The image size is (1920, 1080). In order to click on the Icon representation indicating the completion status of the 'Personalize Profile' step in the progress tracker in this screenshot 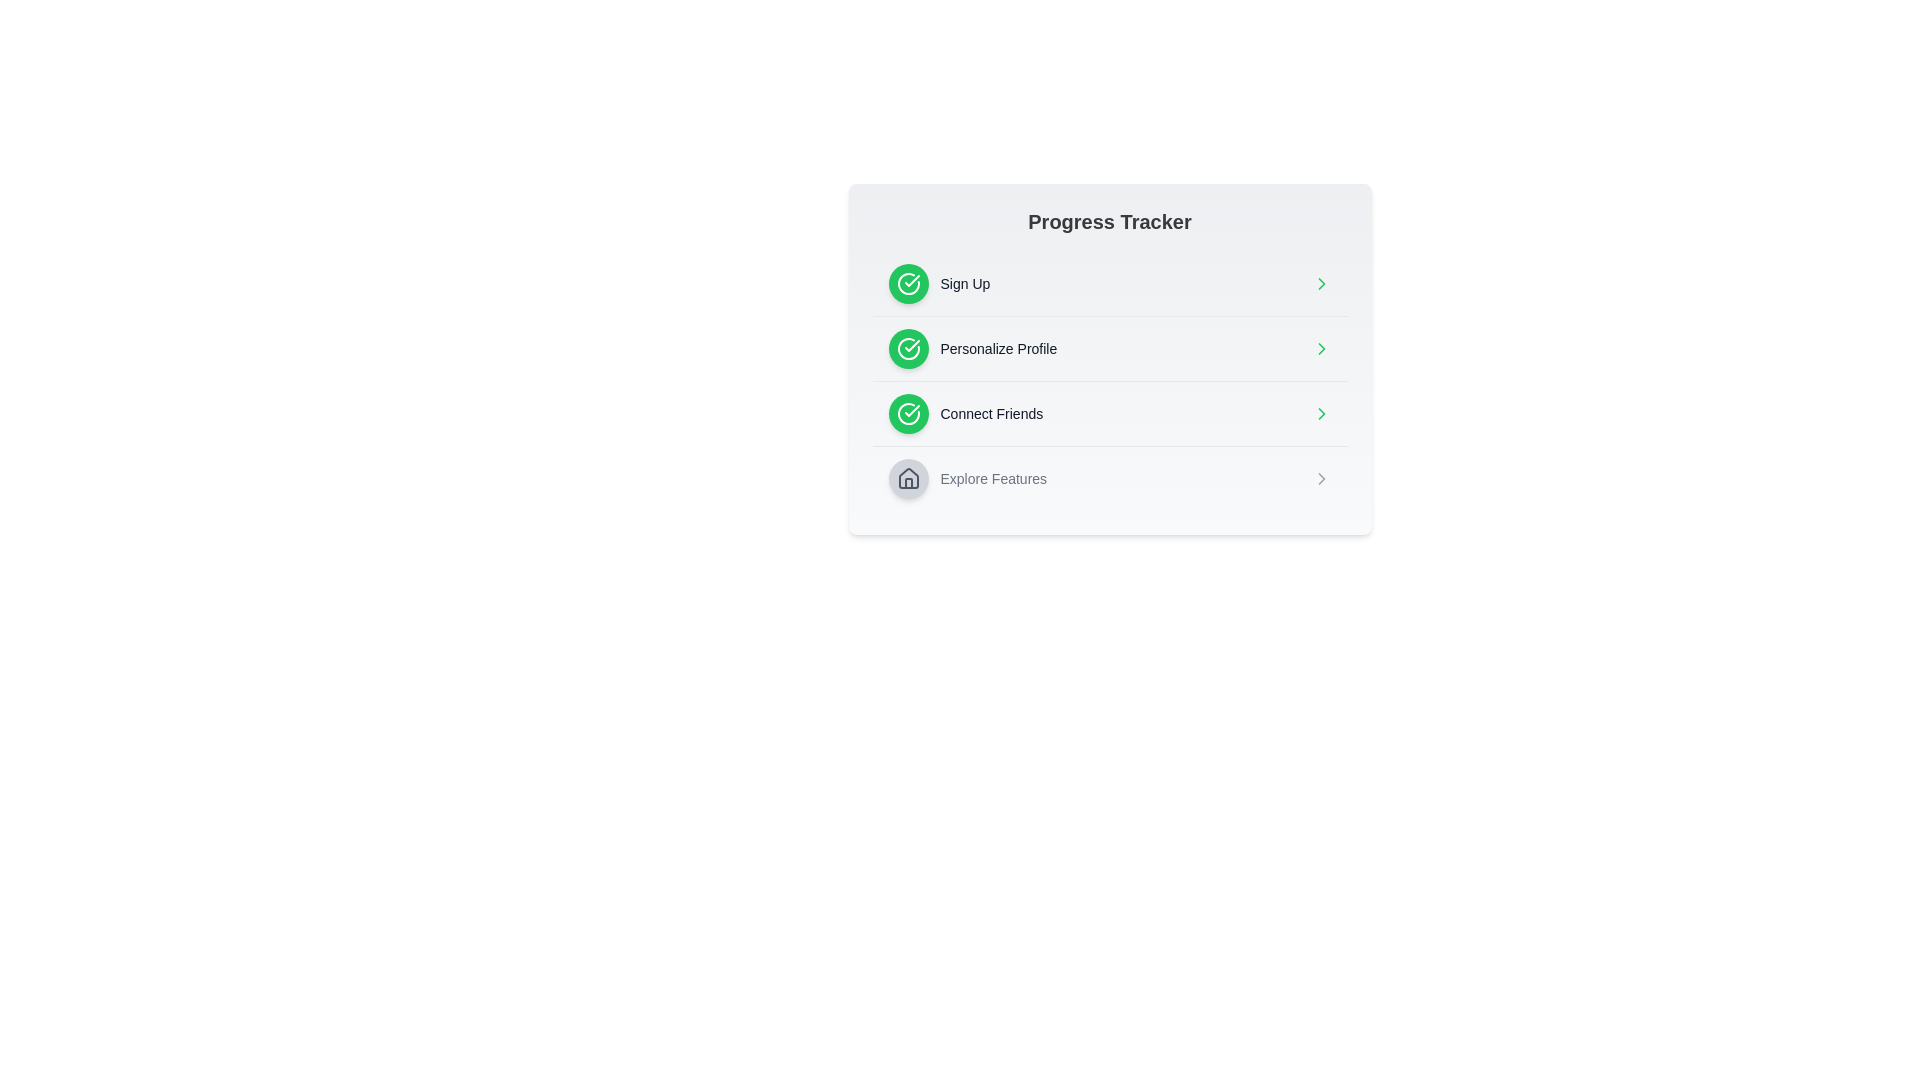, I will do `click(907, 347)`.